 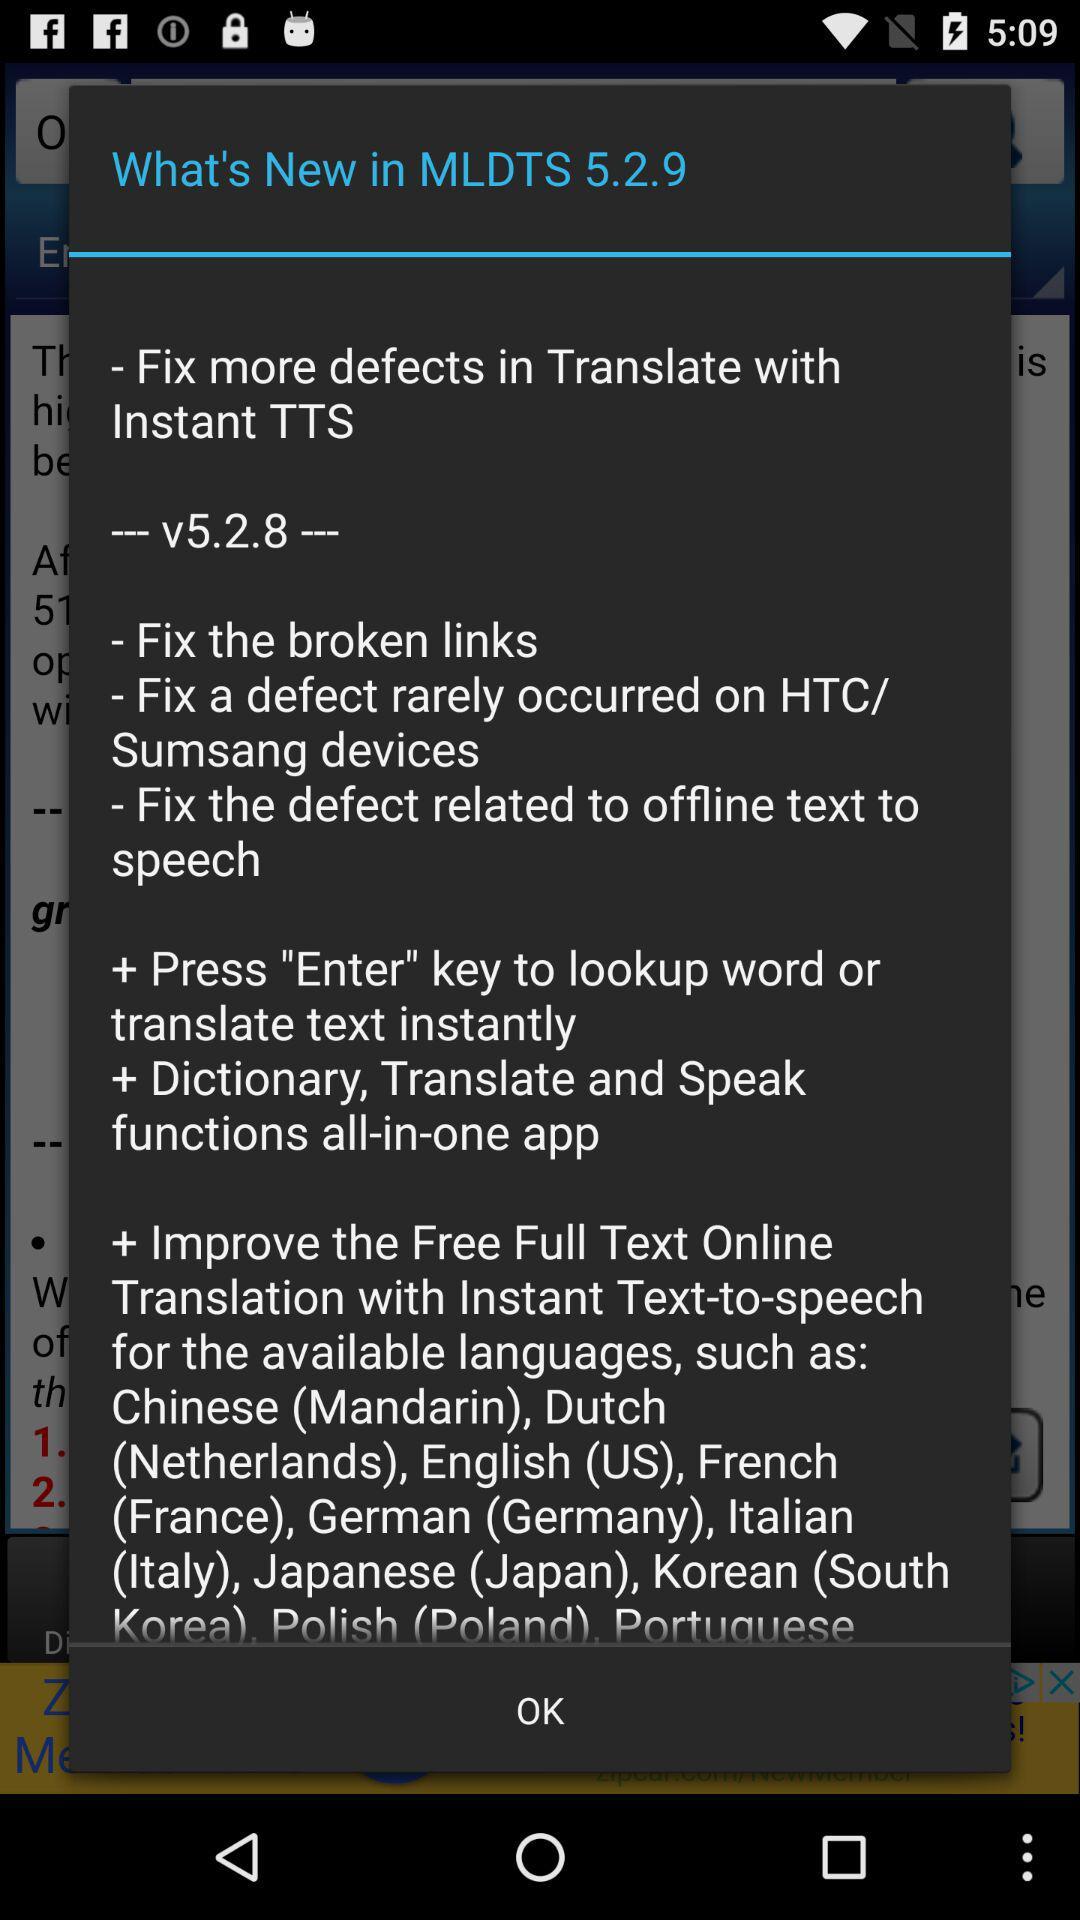 What do you see at coordinates (540, 1708) in the screenshot?
I see `the item at the bottom` at bounding box center [540, 1708].